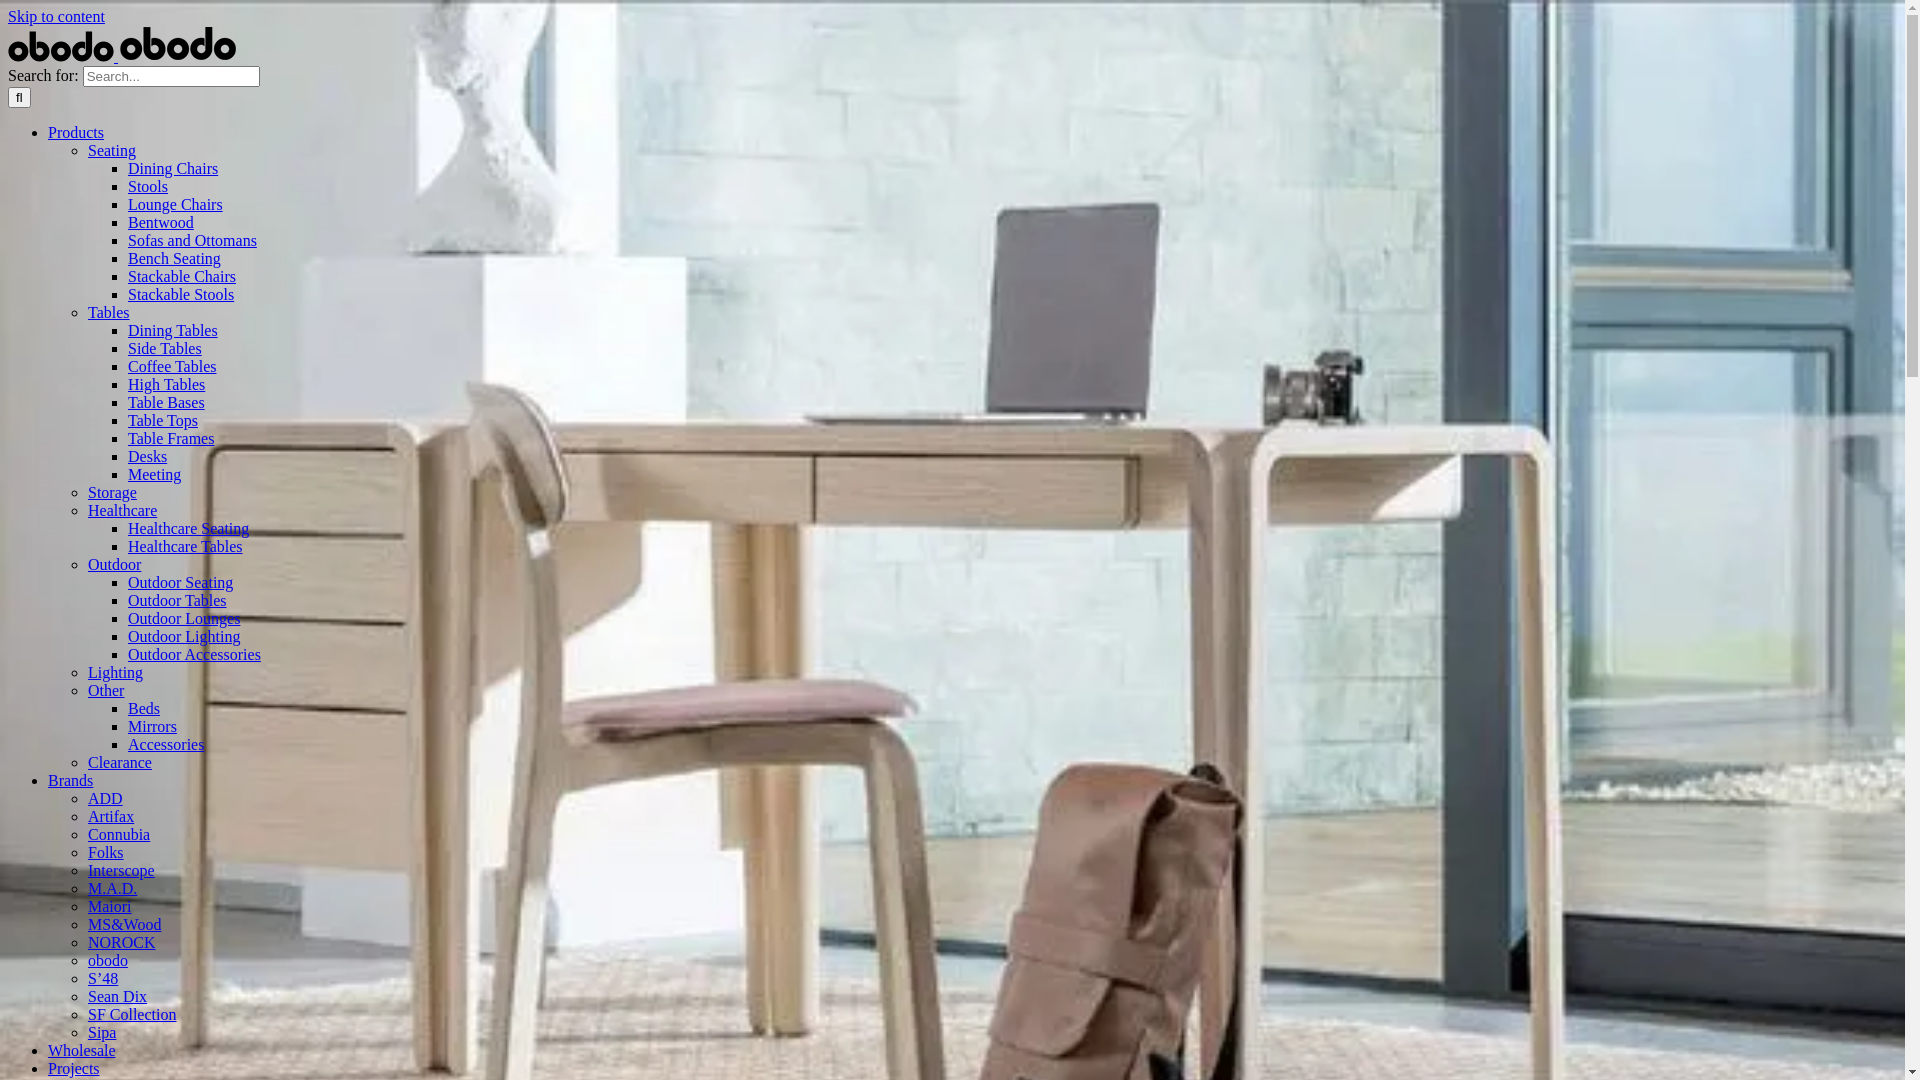  What do you see at coordinates (123, 924) in the screenshot?
I see `'MS&Wood'` at bounding box center [123, 924].